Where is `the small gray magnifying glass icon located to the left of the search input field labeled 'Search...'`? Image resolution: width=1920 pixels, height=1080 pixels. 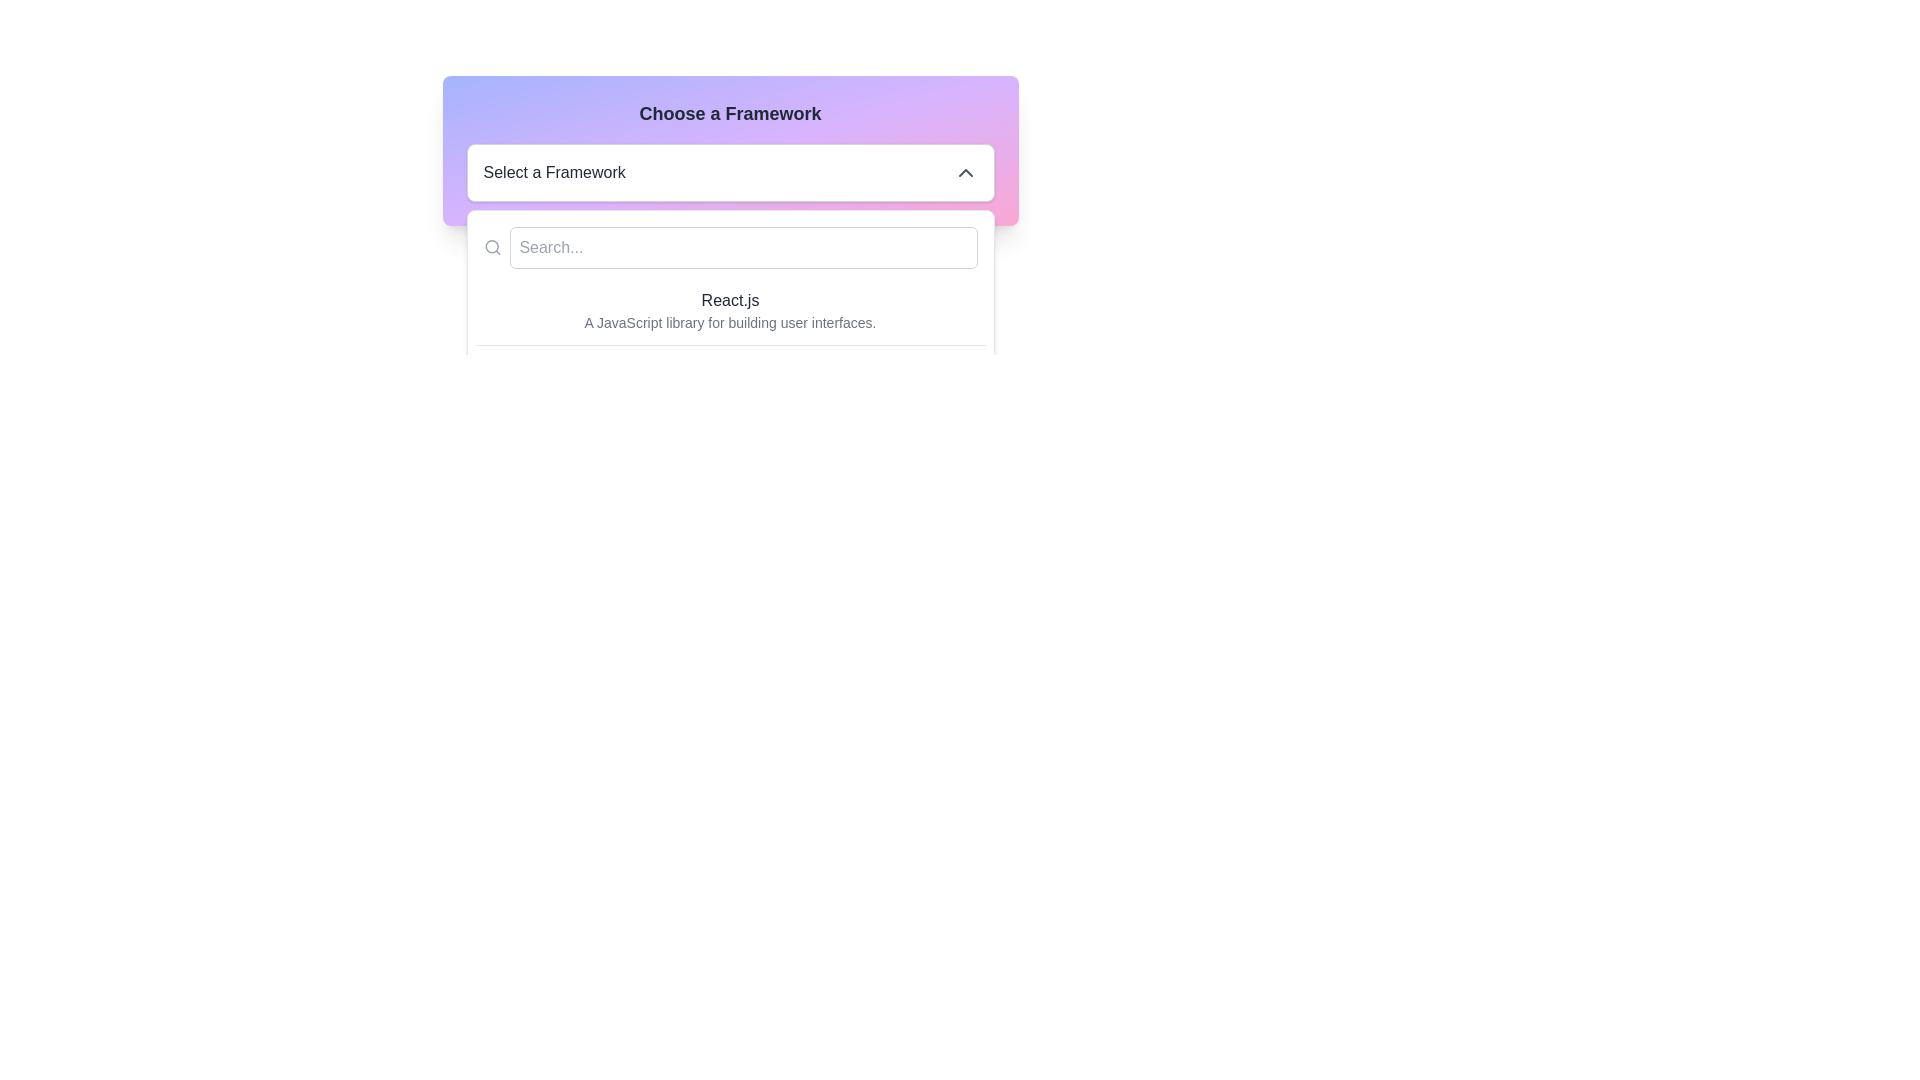
the small gray magnifying glass icon located to the left of the search input field labeled 'Search...' is located at coordinates (492, 246).